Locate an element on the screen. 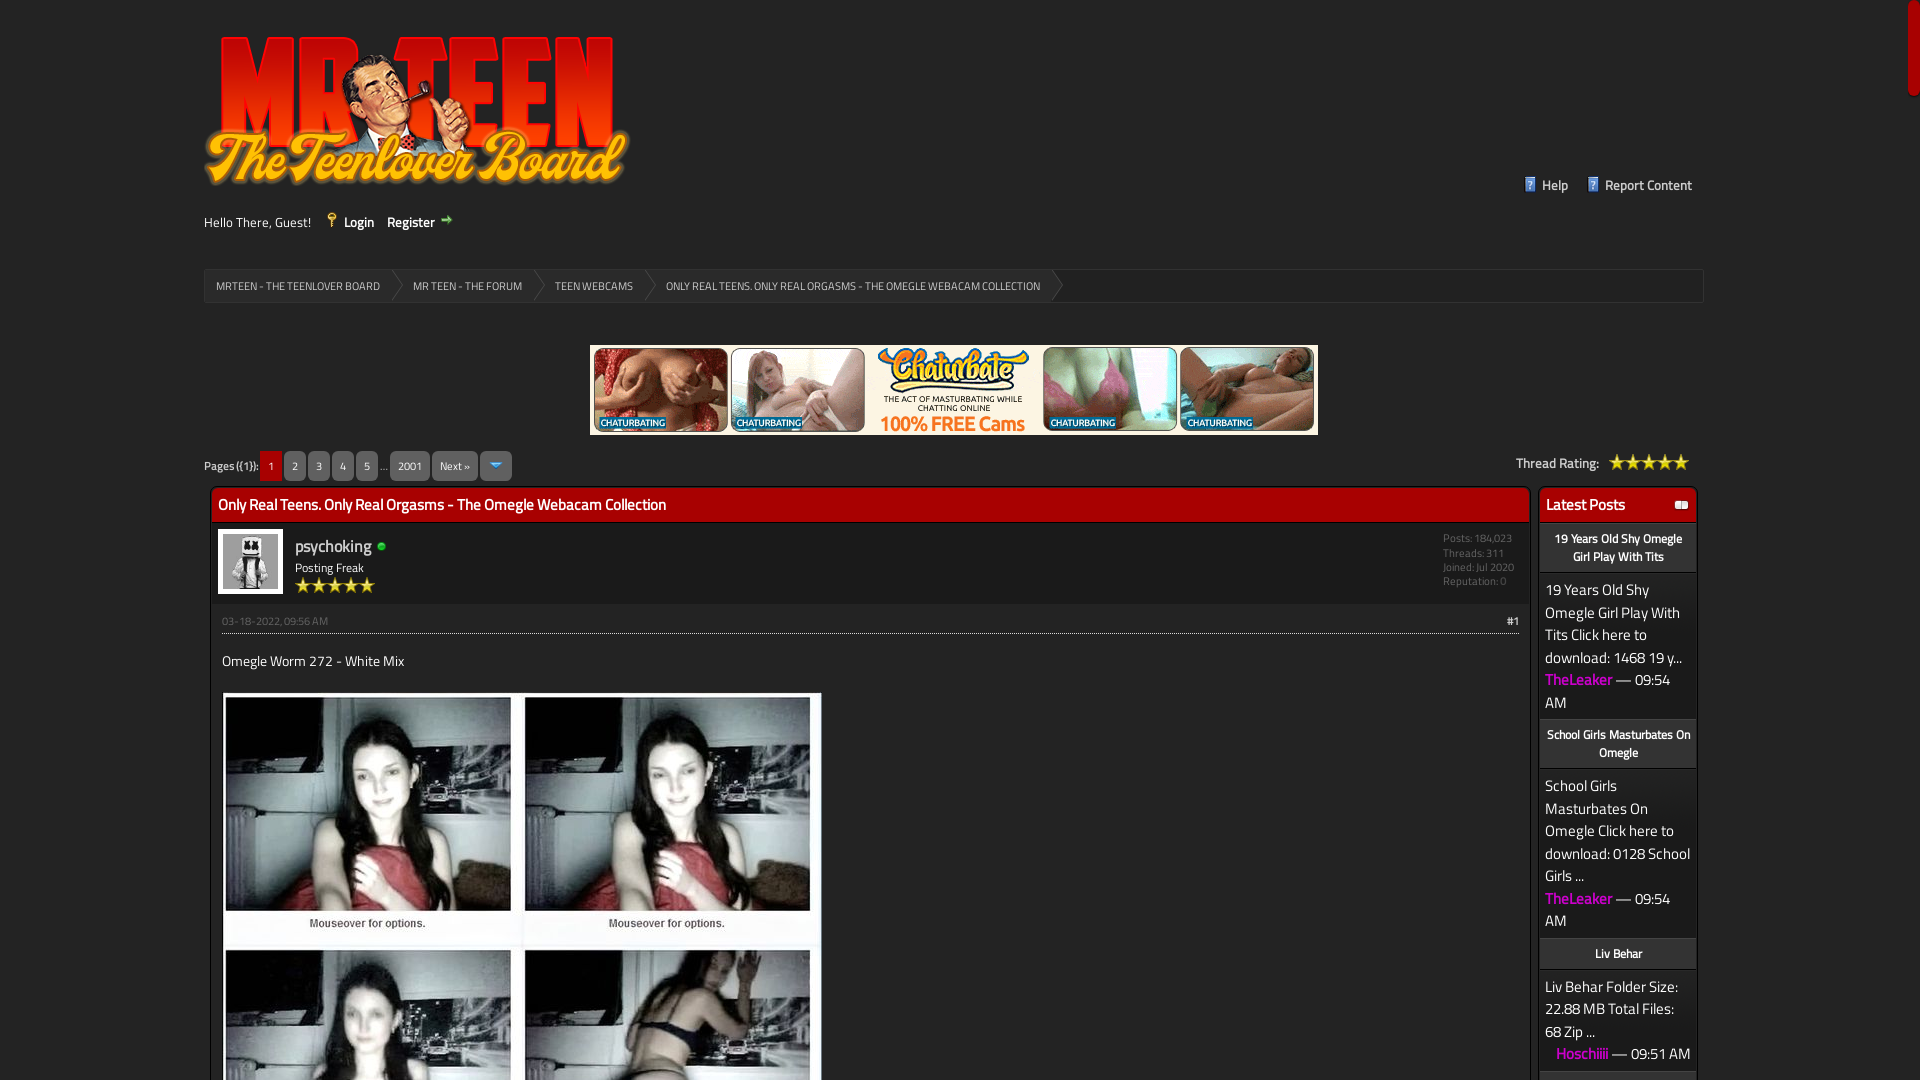 Image resolution: width=1920 pixels, height=1080 pixels. '3' is located at coordinates (317, 466).